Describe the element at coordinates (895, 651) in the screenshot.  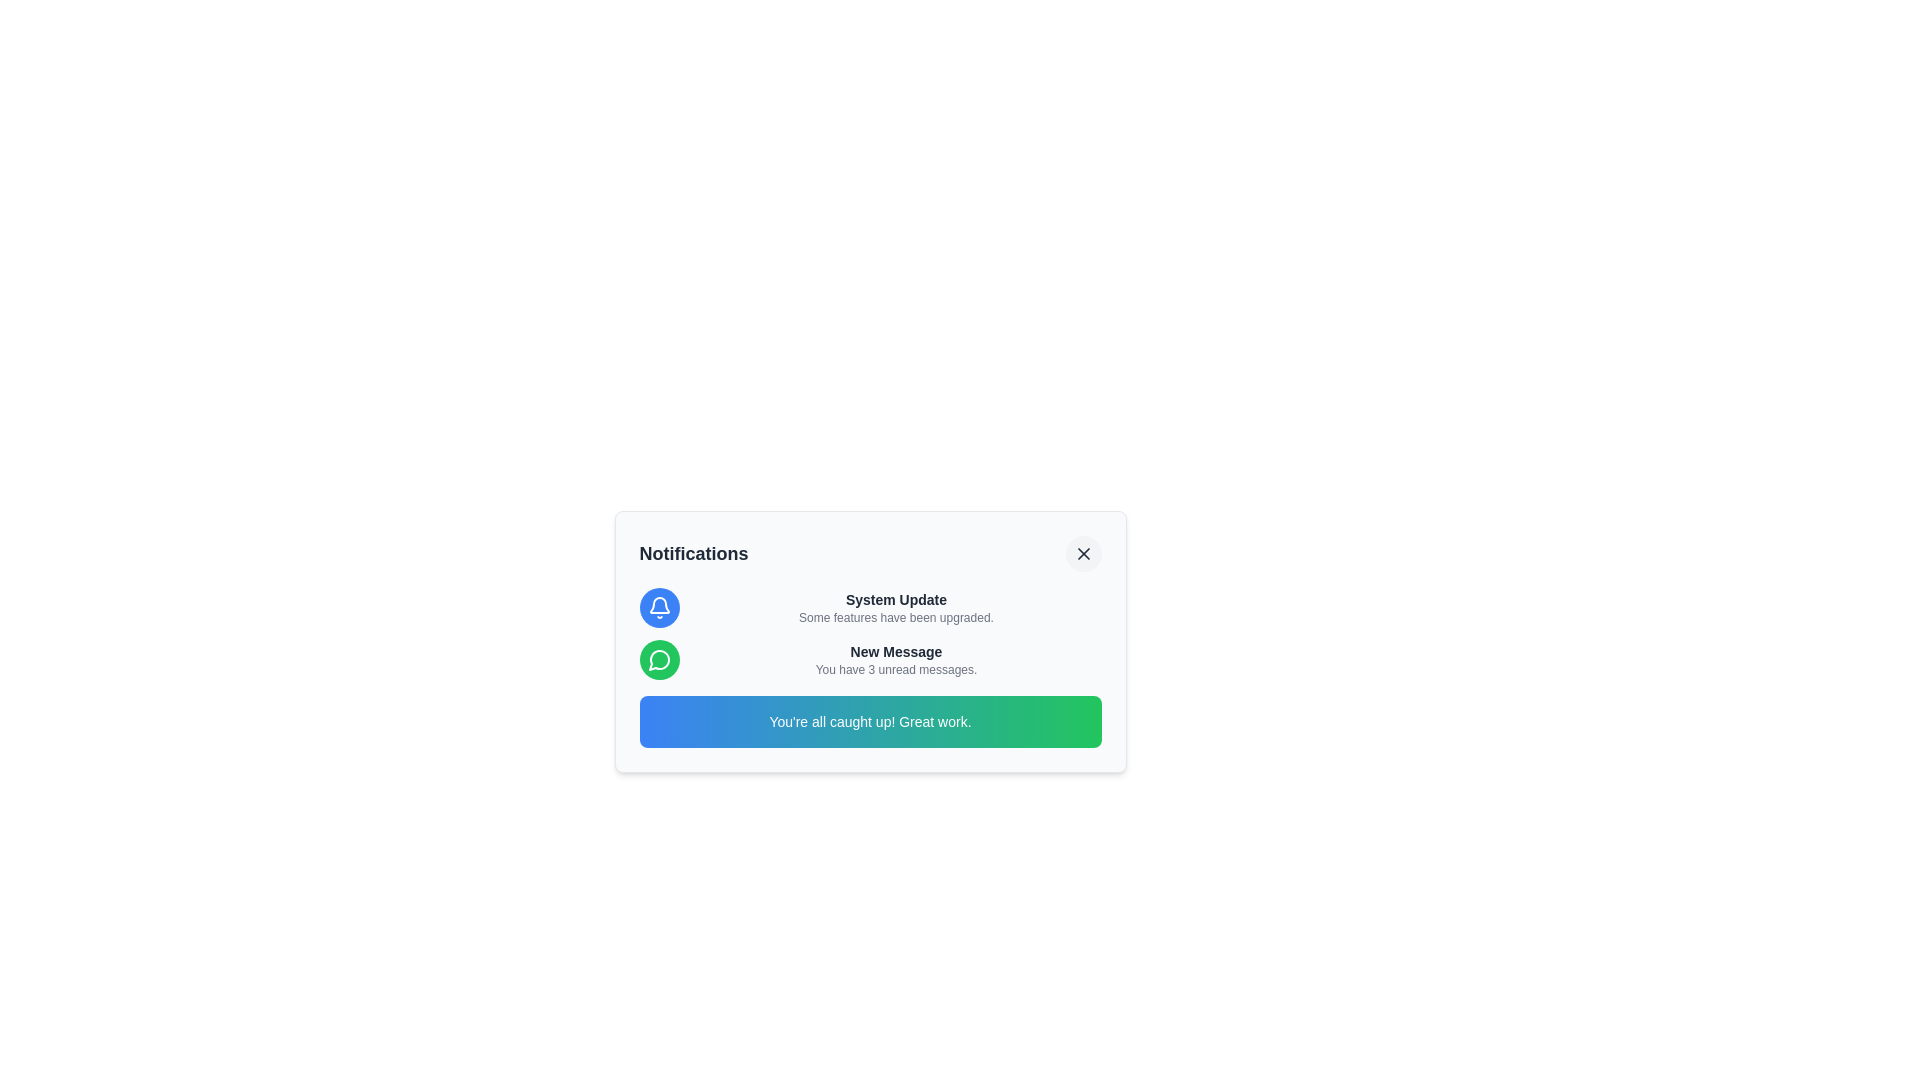
I see `the text label that serves as the title for the second notification in the notifications popup, which summarizes the notification's content` at that location.